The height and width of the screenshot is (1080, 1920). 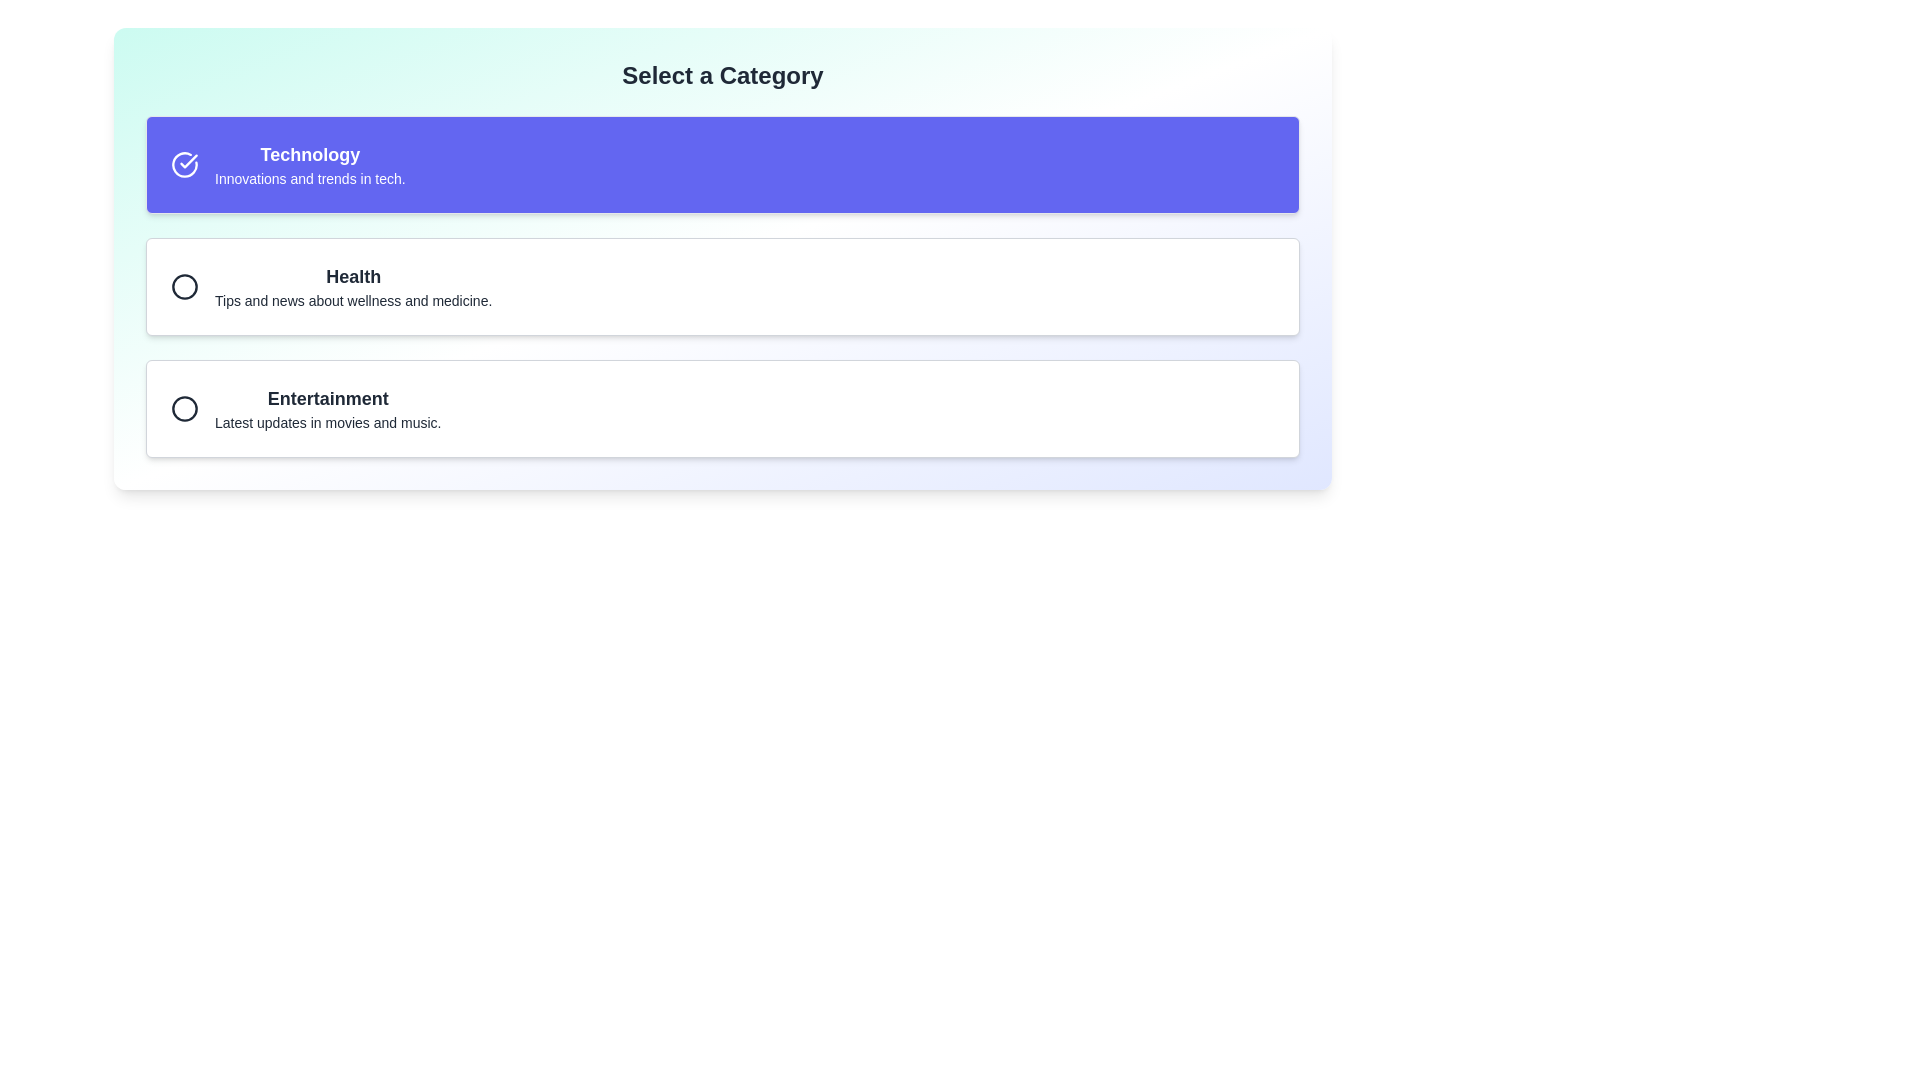 I want to click on the text label 'Entertainment', which is displayed in a bold and larger font as the title of the third list option in a vertical list of categories, so click(x=328, y=398).